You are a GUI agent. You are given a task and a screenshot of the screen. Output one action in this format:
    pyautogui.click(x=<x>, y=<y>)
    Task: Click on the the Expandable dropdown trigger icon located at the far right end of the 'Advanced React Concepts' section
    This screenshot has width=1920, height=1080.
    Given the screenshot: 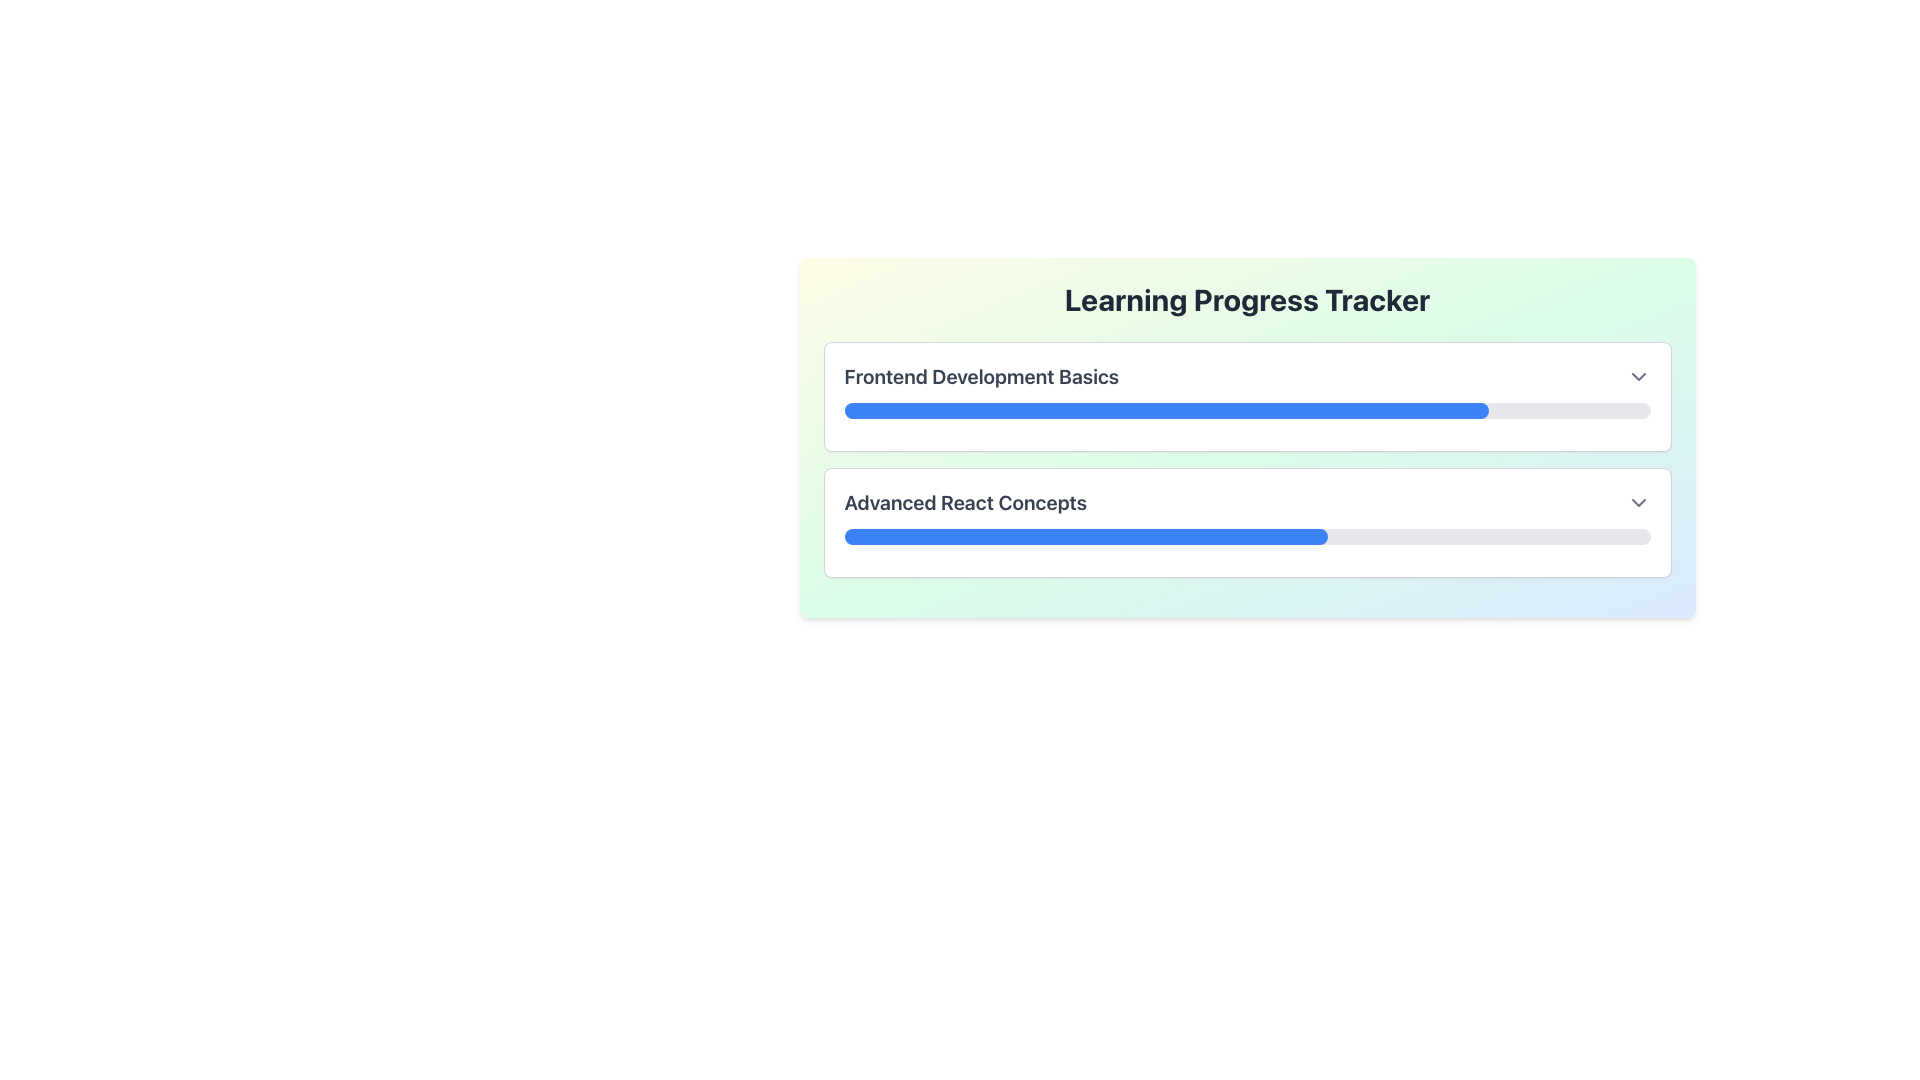 What is the action you would take?
    pyautogui.click(x=1638, y=501)
    